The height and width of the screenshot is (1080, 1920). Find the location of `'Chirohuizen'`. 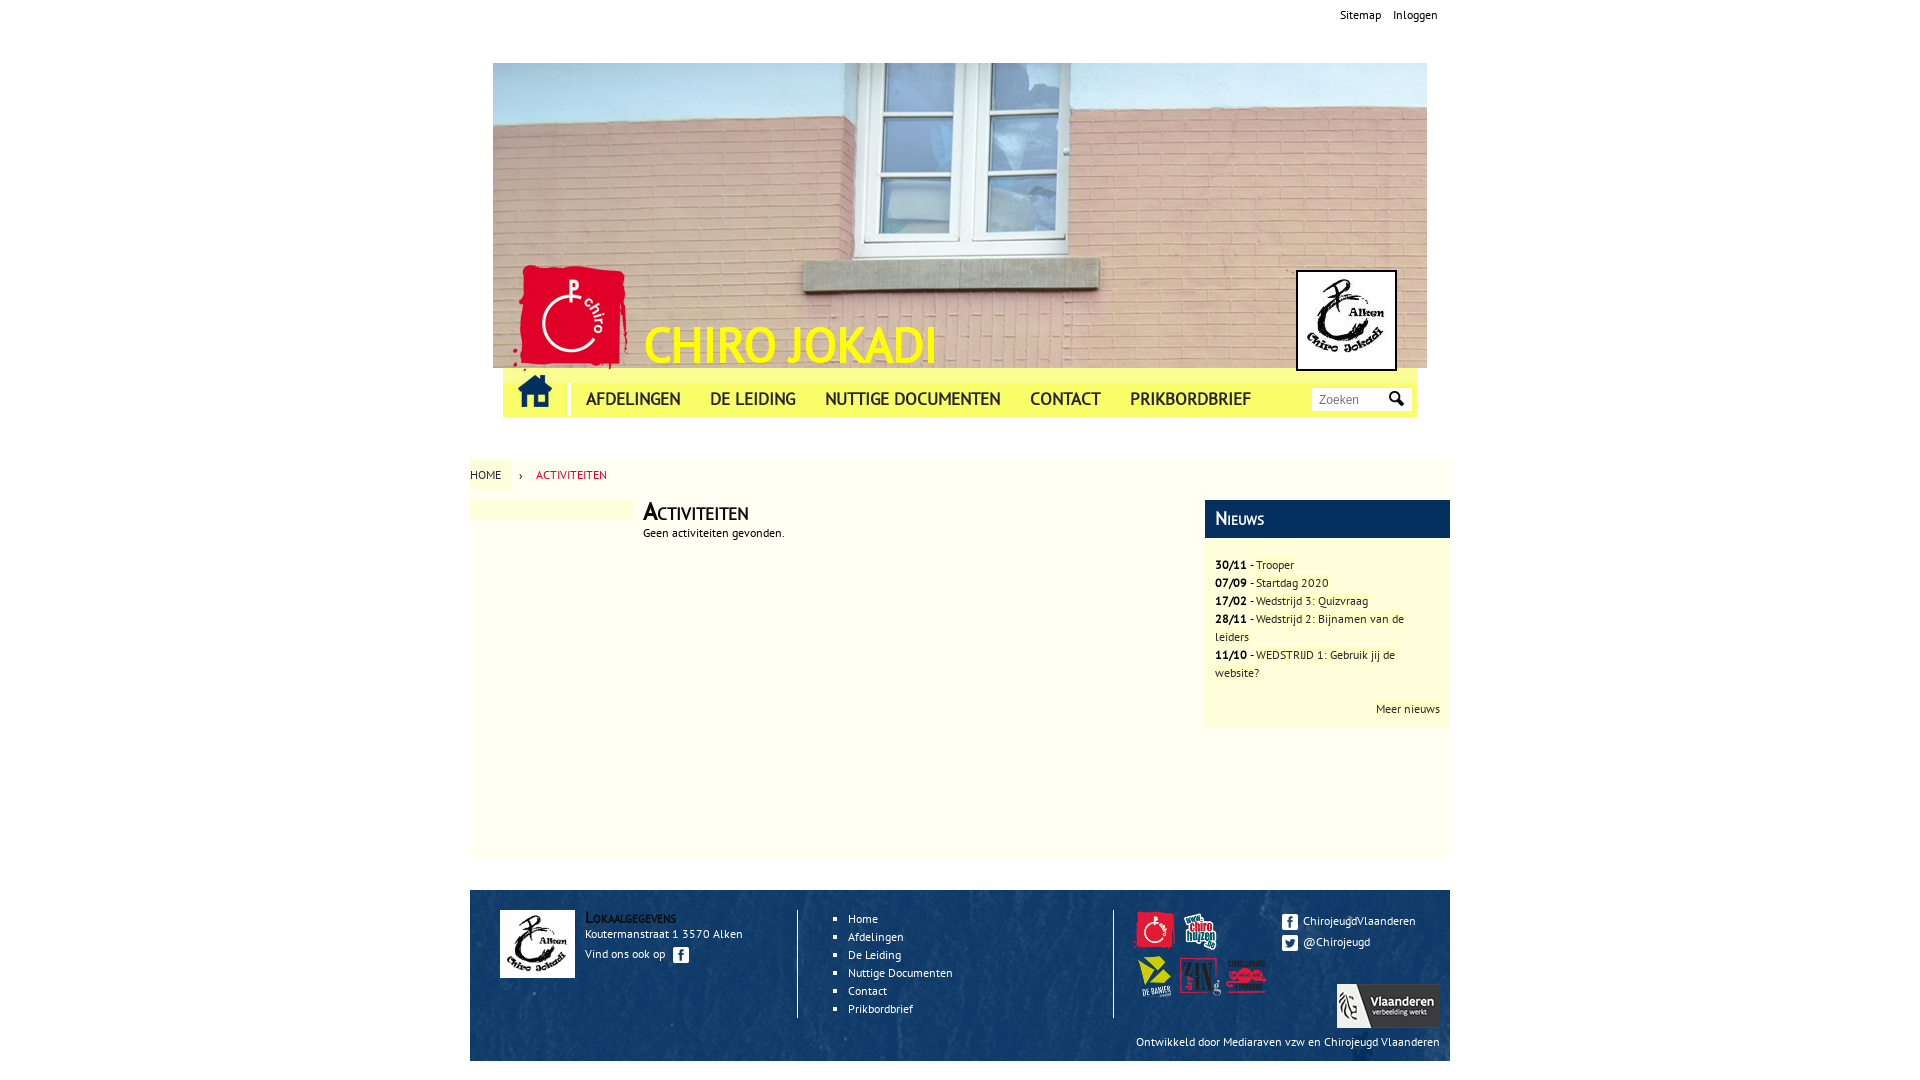

'Chirohuizen' is located at coordinates (1202, 945).